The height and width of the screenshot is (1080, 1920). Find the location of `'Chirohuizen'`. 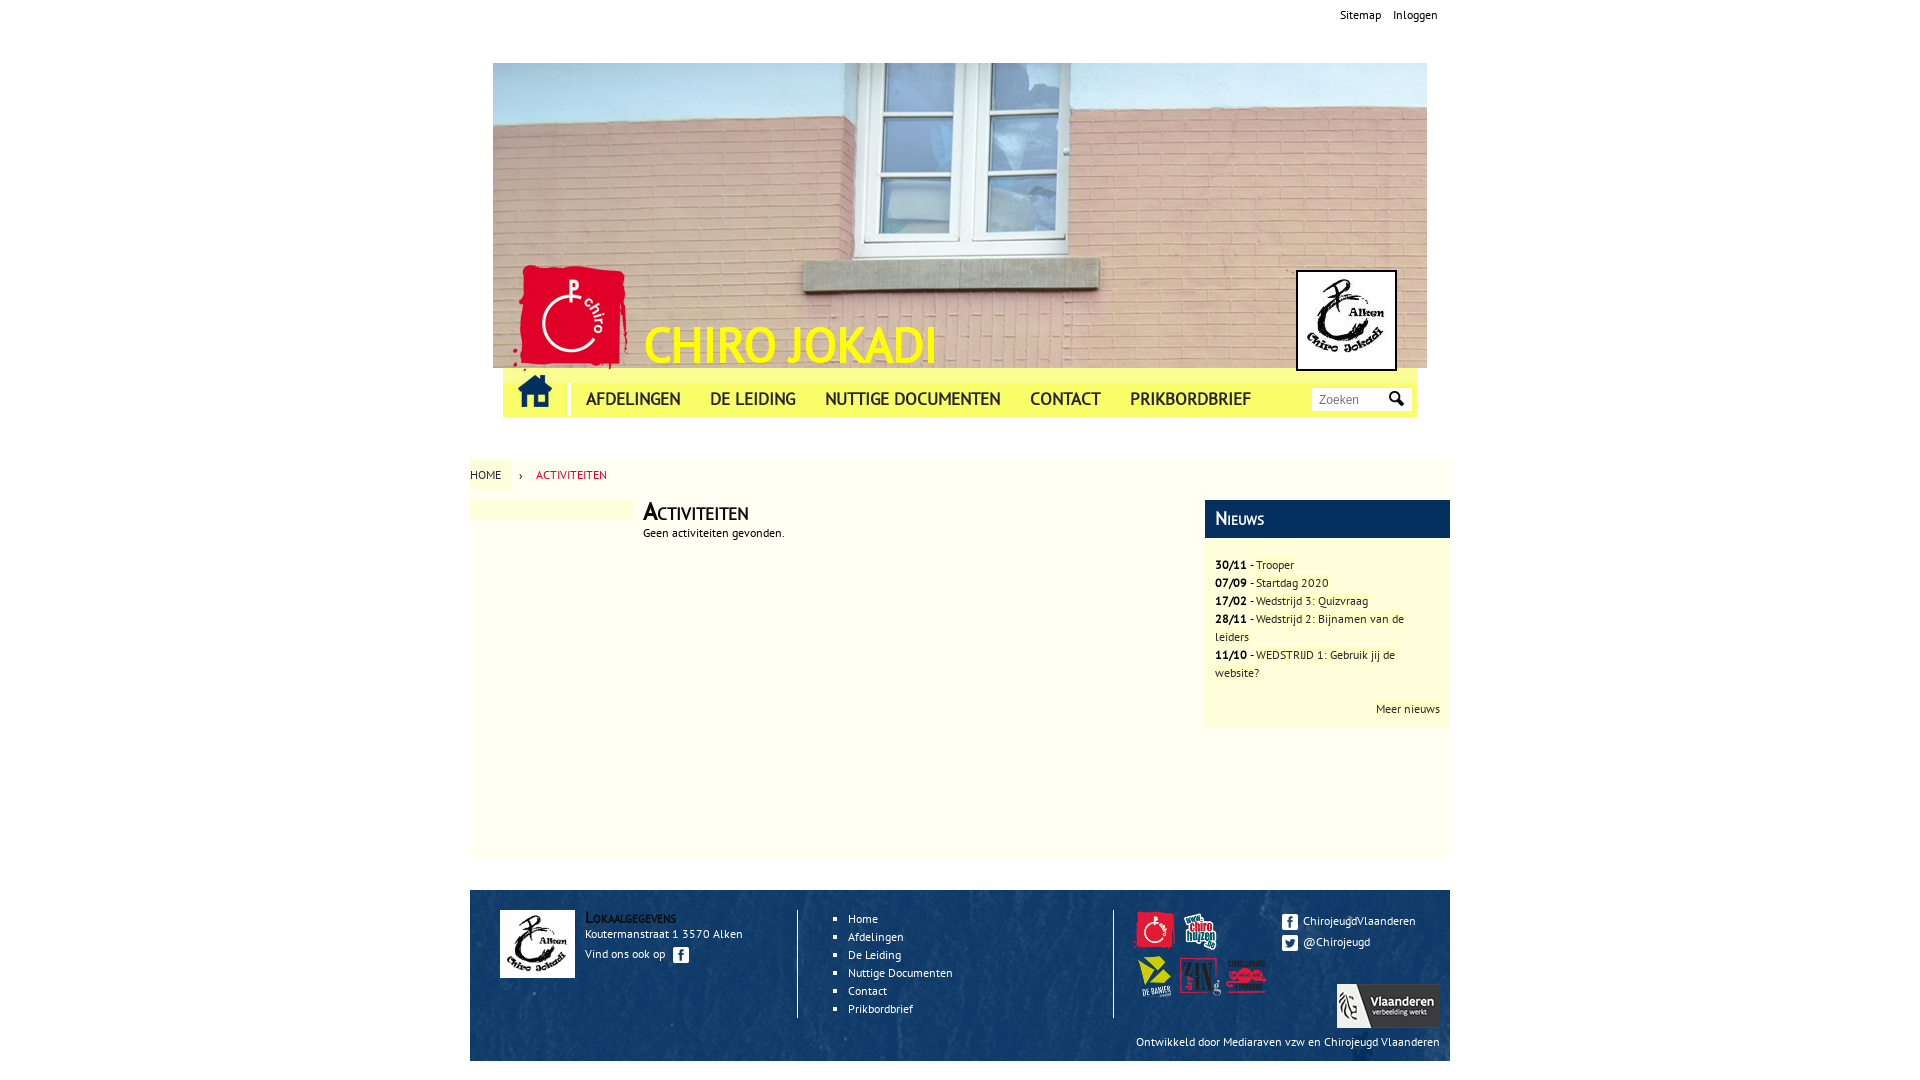

'Chirohuizen' is located at coordinates (1202, 945).